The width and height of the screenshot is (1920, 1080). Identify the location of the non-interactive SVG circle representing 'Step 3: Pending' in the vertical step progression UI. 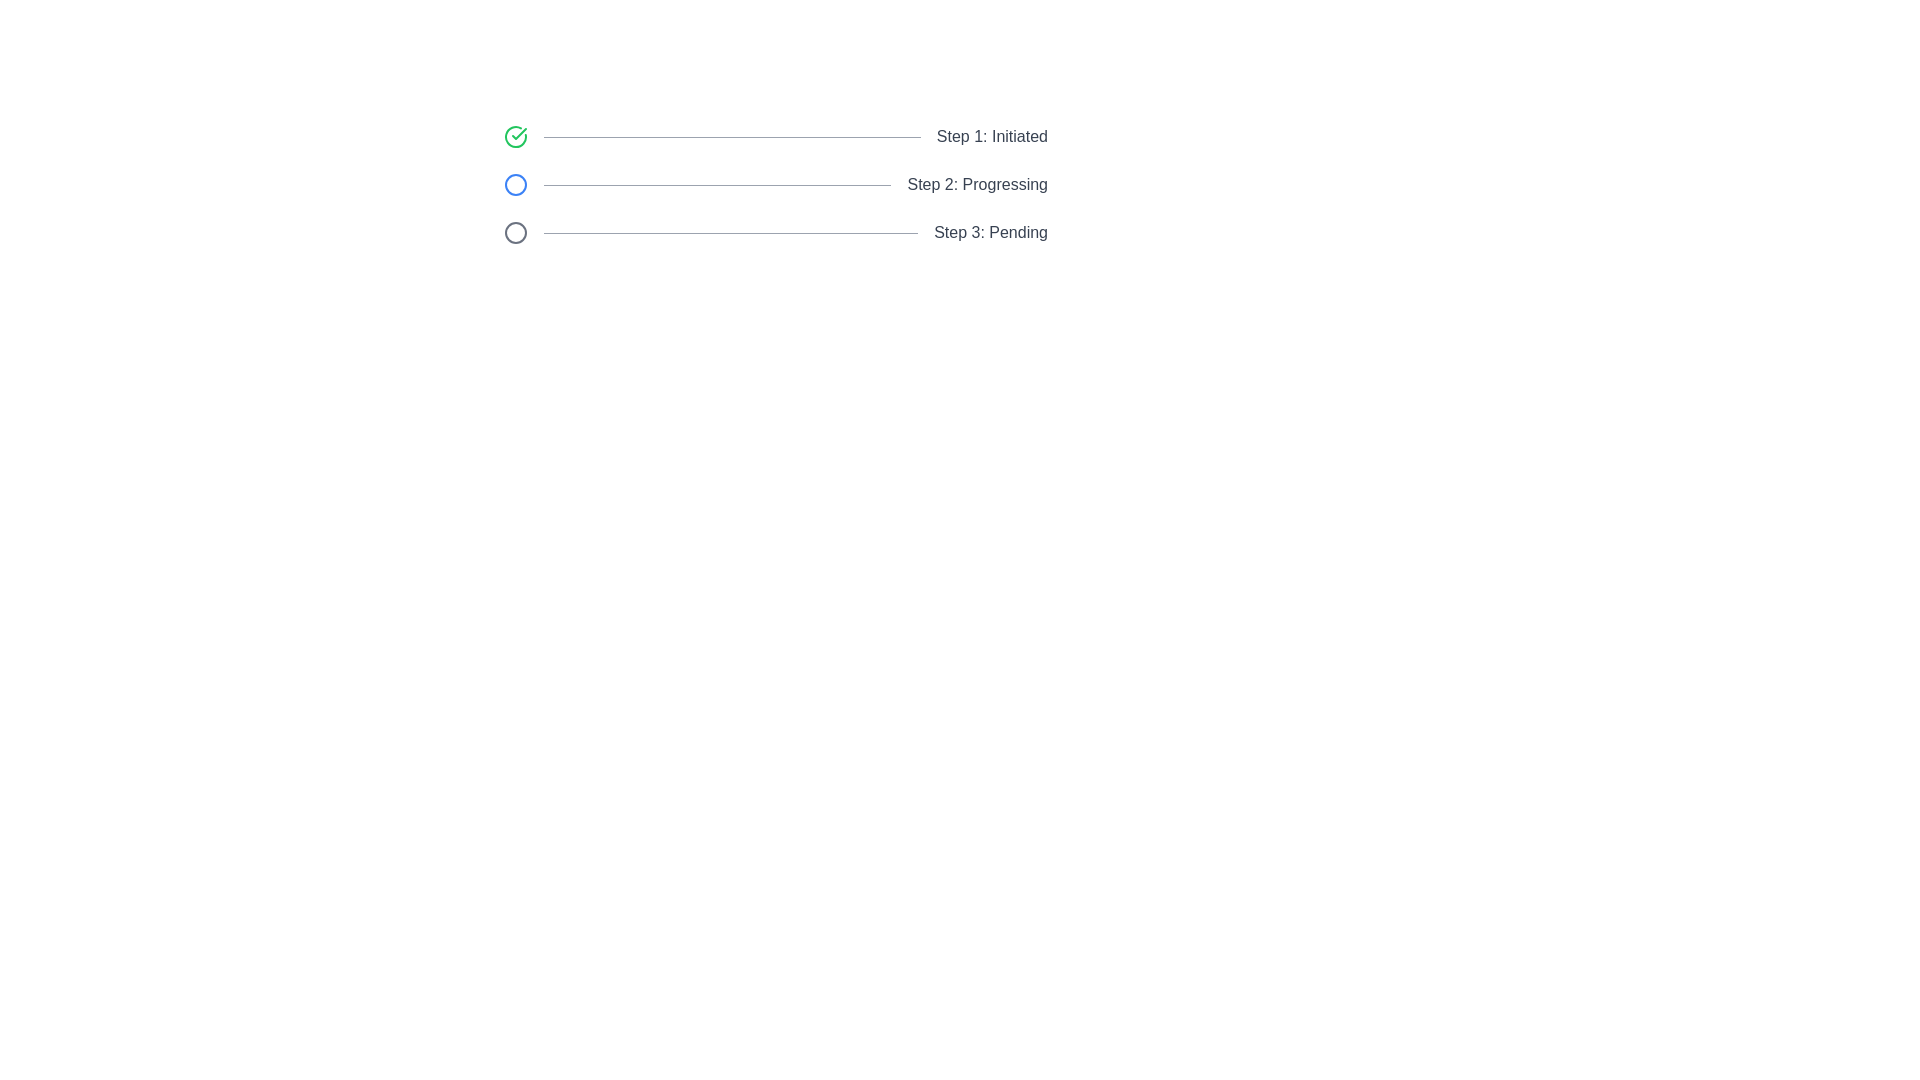
(515, 231).